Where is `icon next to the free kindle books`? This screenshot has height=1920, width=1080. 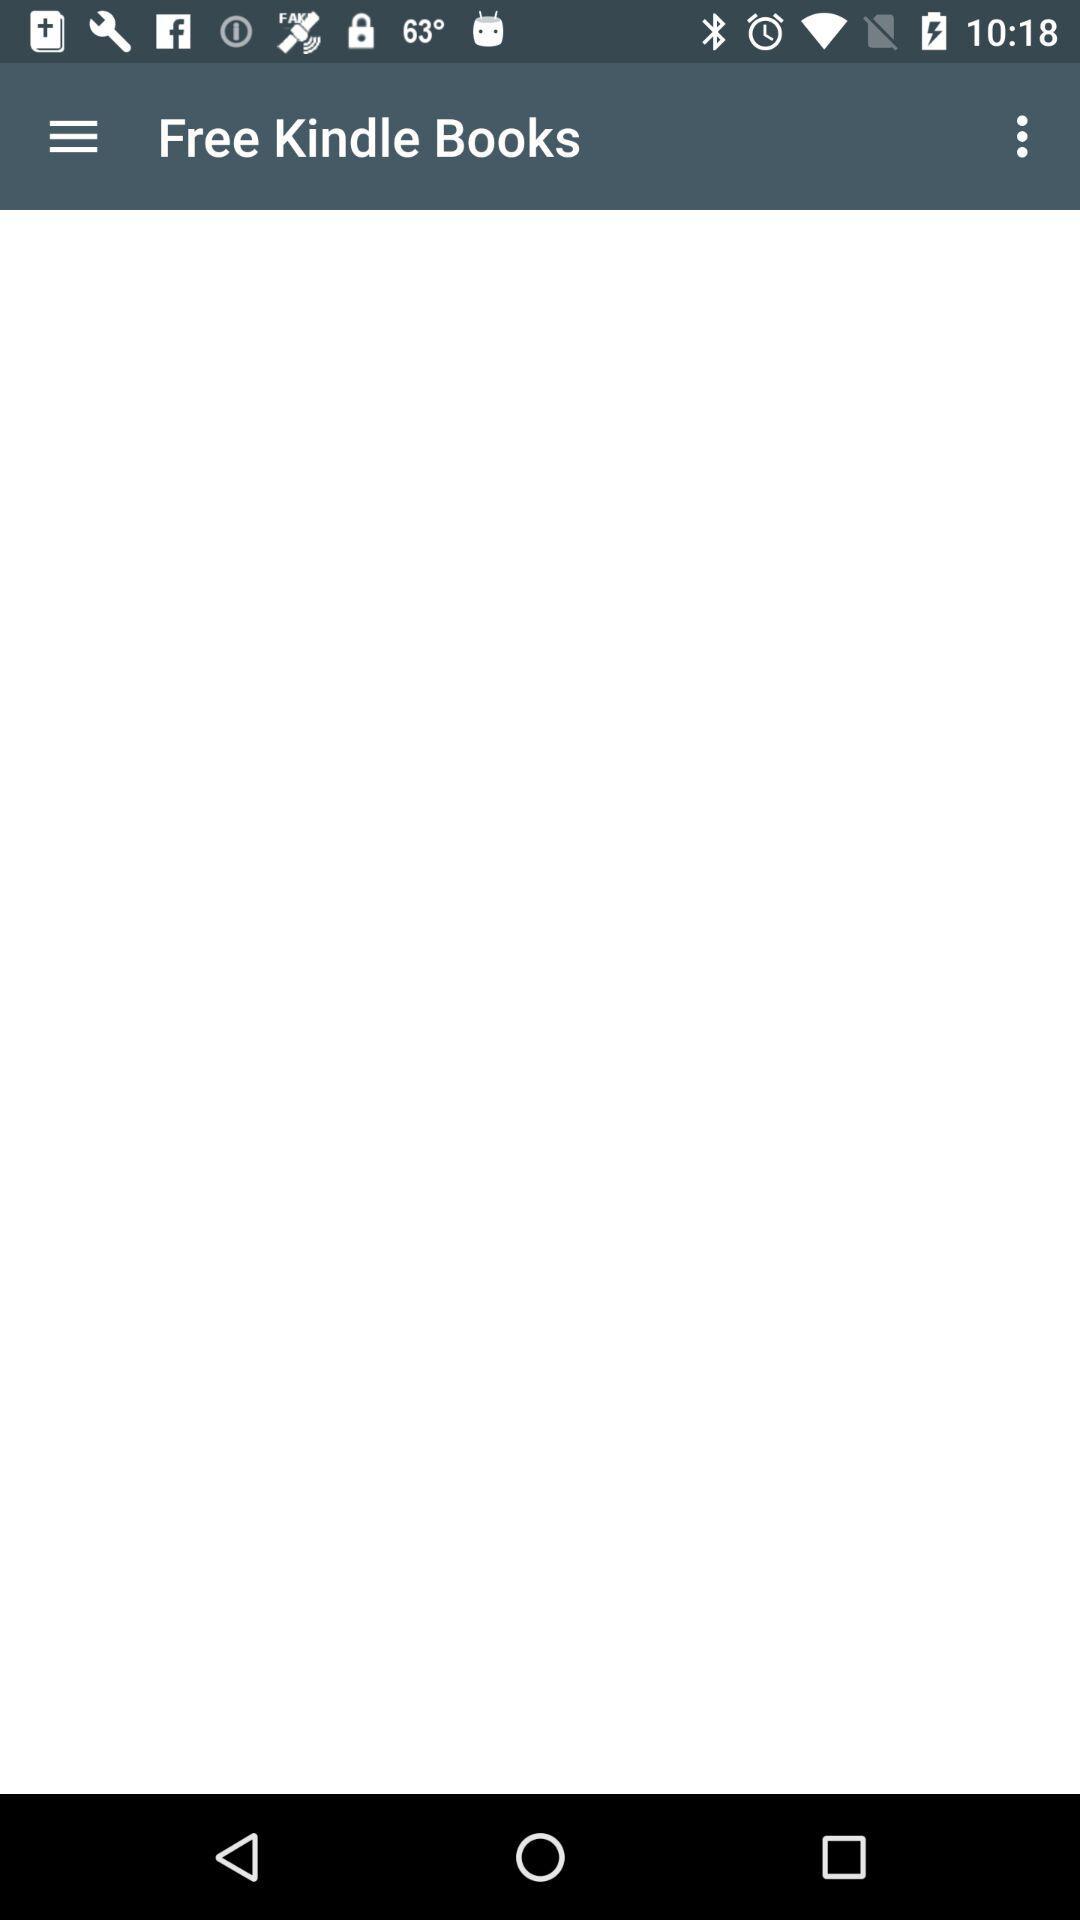
icon next to the free kindle books is located at coordinates (72, 135).